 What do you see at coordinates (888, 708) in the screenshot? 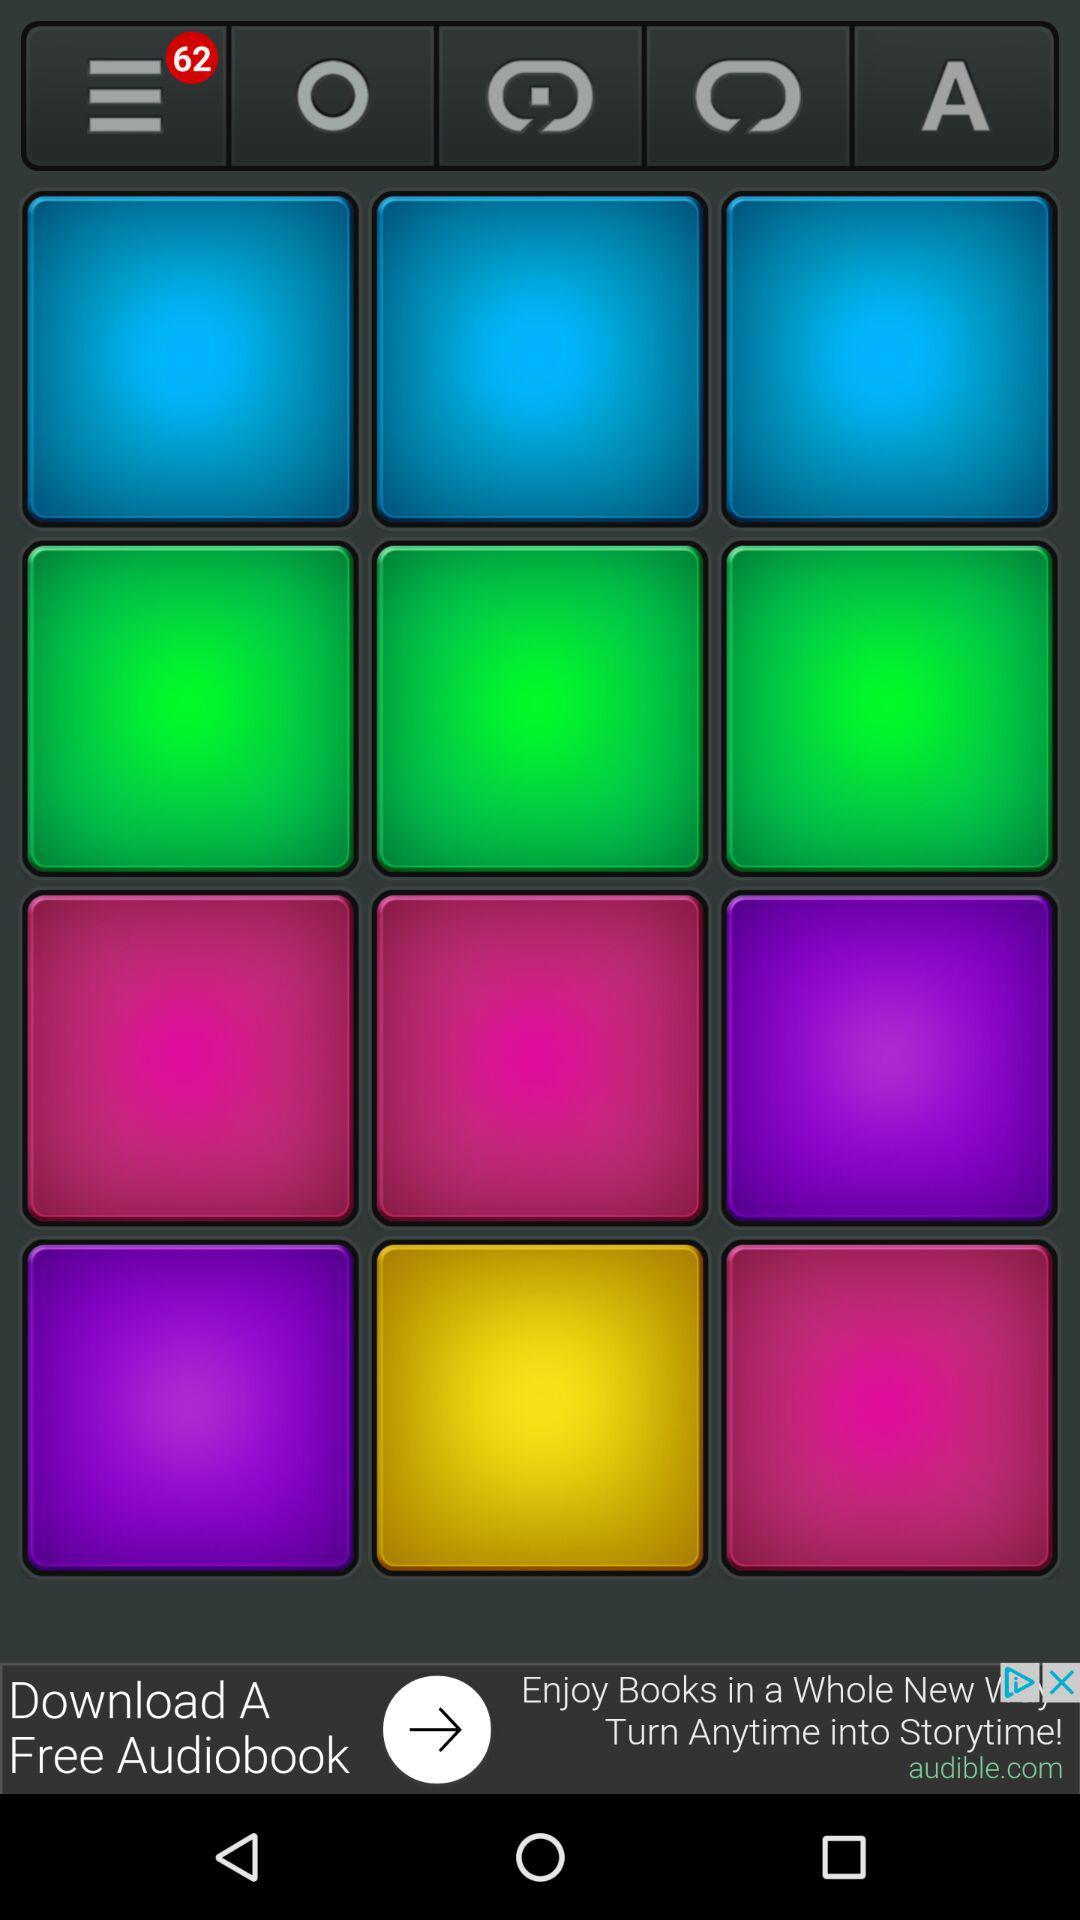
I see `discover this beat` at bounding box center [888, 708].